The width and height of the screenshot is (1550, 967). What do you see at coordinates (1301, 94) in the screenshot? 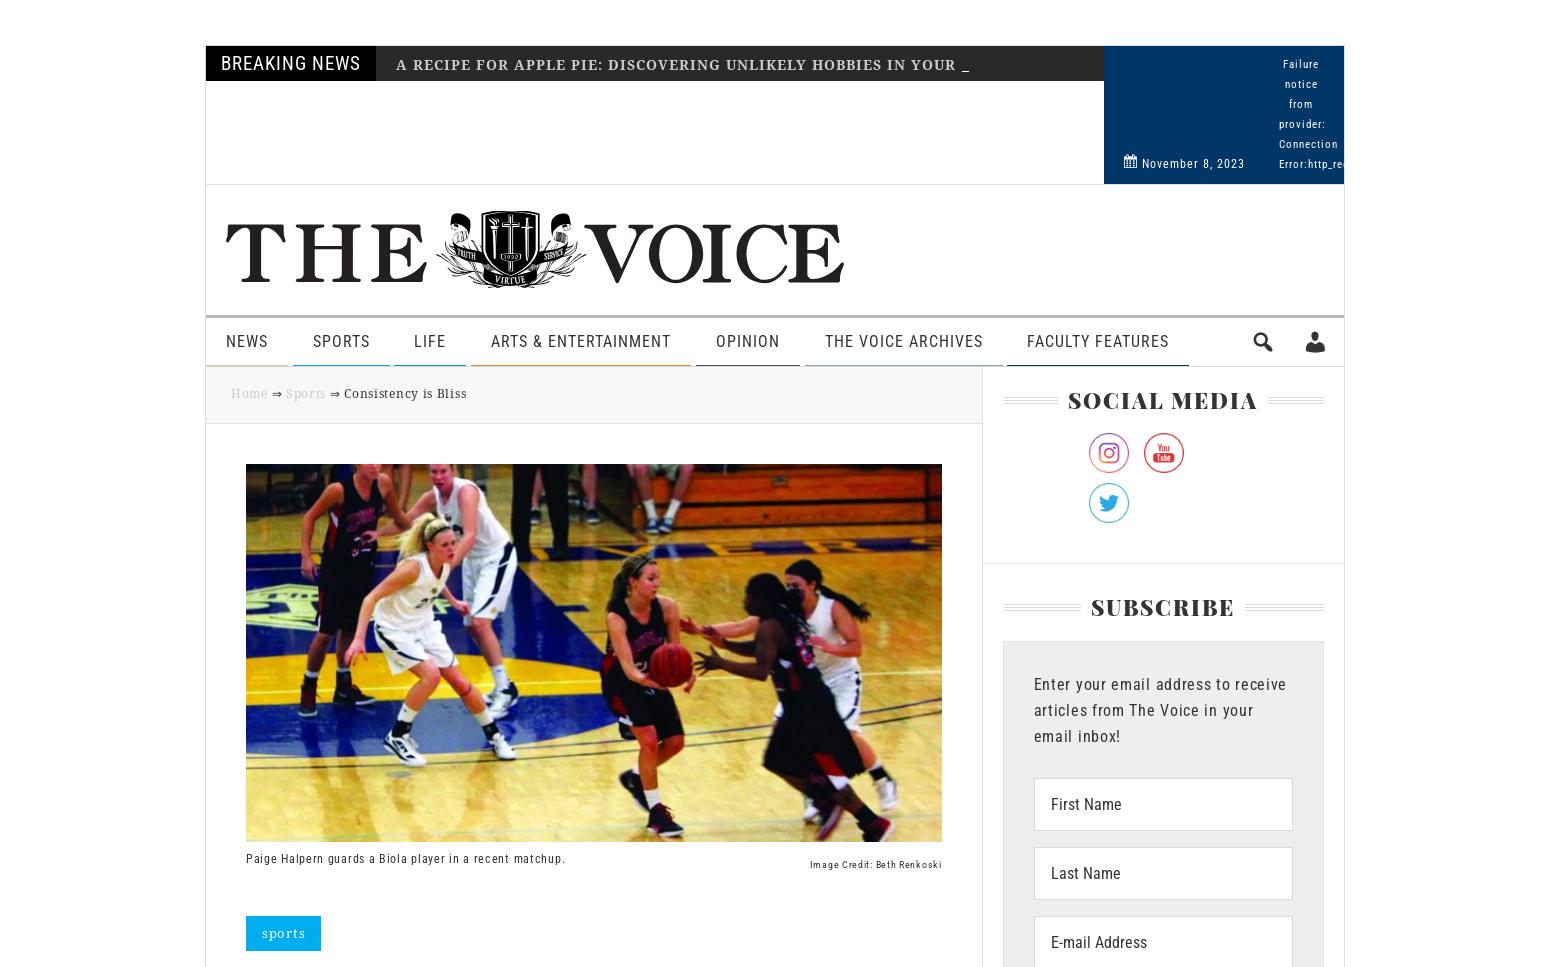
I see `'Failure notice from provider:'` at bounding box center [1301, 94].